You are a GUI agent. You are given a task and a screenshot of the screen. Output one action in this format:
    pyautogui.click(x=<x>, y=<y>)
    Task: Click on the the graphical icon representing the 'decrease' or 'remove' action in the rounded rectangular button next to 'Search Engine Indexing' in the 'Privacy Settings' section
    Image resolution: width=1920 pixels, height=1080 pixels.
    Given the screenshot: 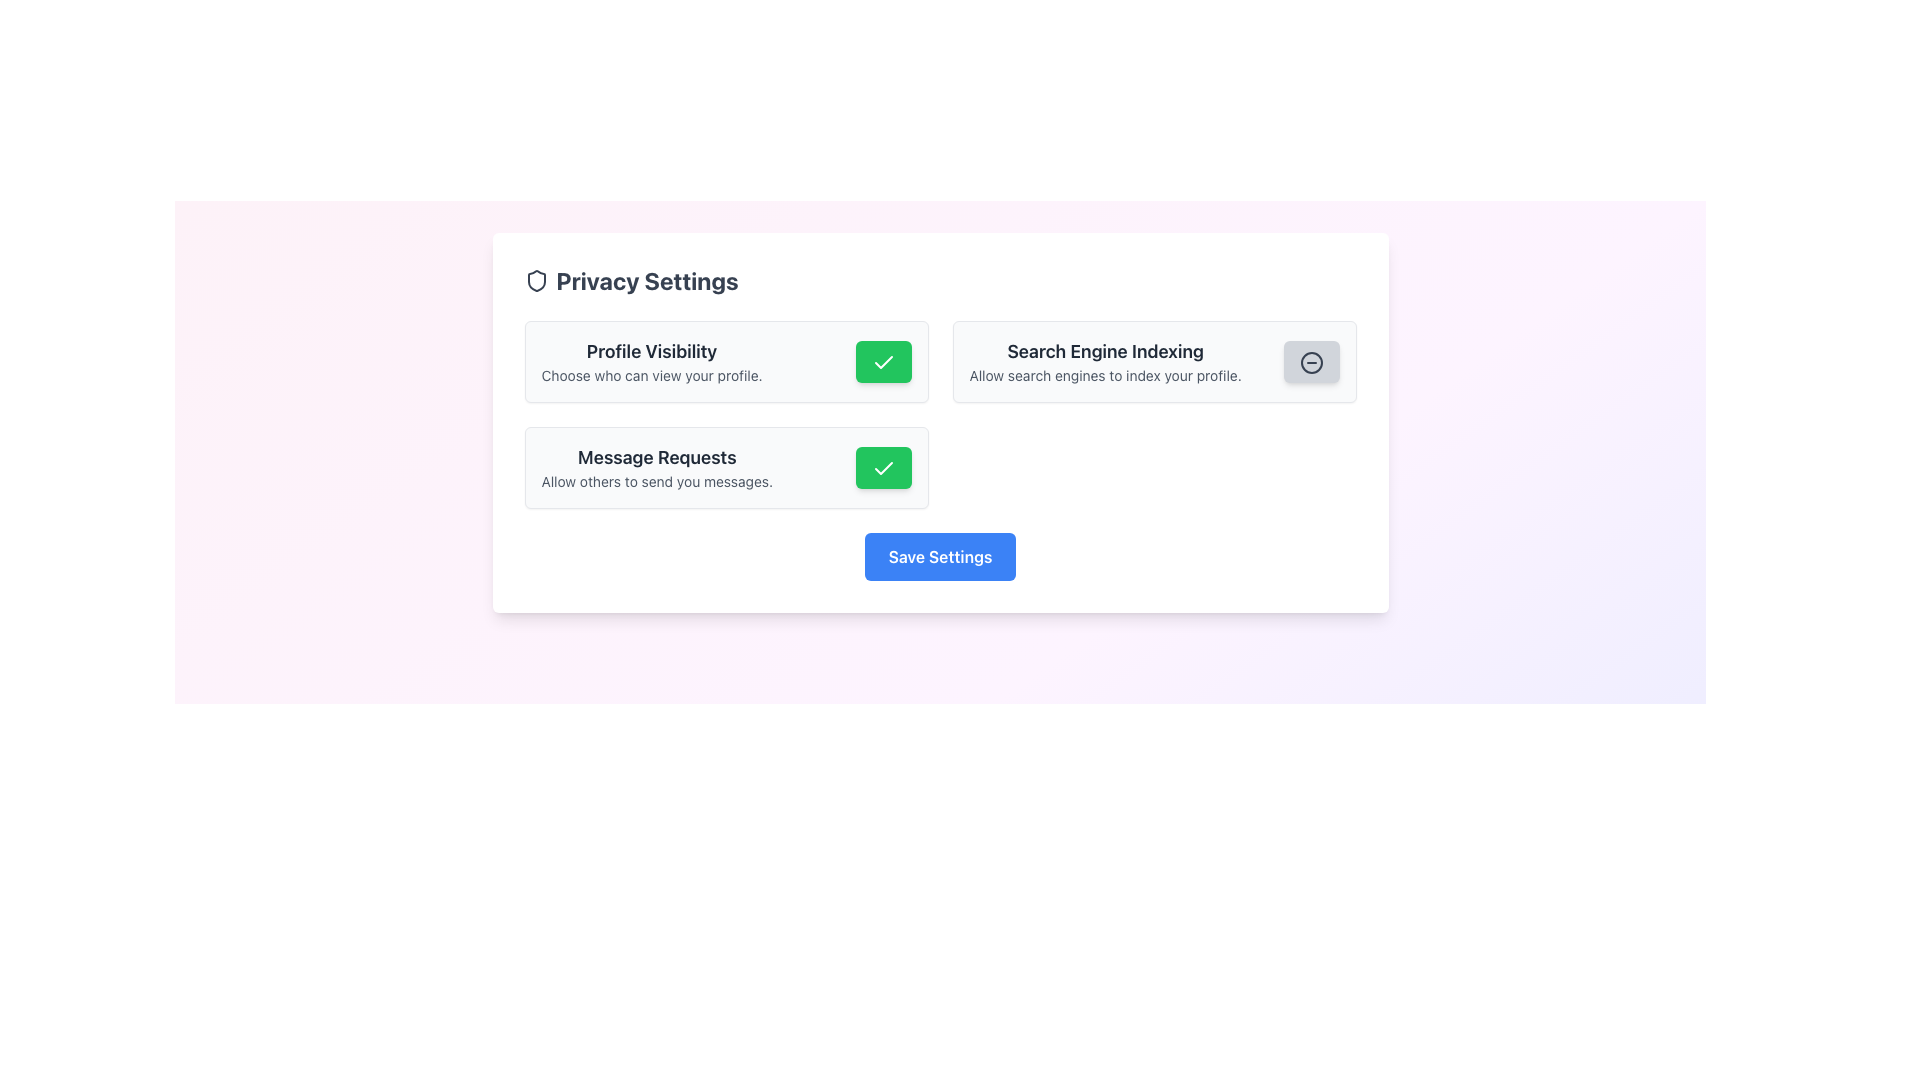 What is the action you would take?
    pyautogui.click(x=1311, y=362)
    